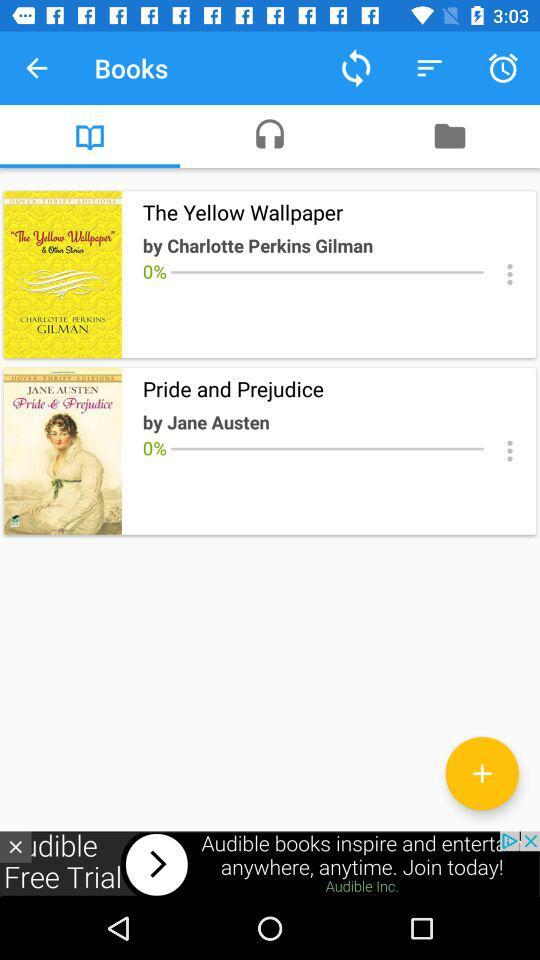 The image size is (540, 960). What do you see at coordinates (509, 451) in the screenshot?
I see `options` at bounding box center [509, 451].